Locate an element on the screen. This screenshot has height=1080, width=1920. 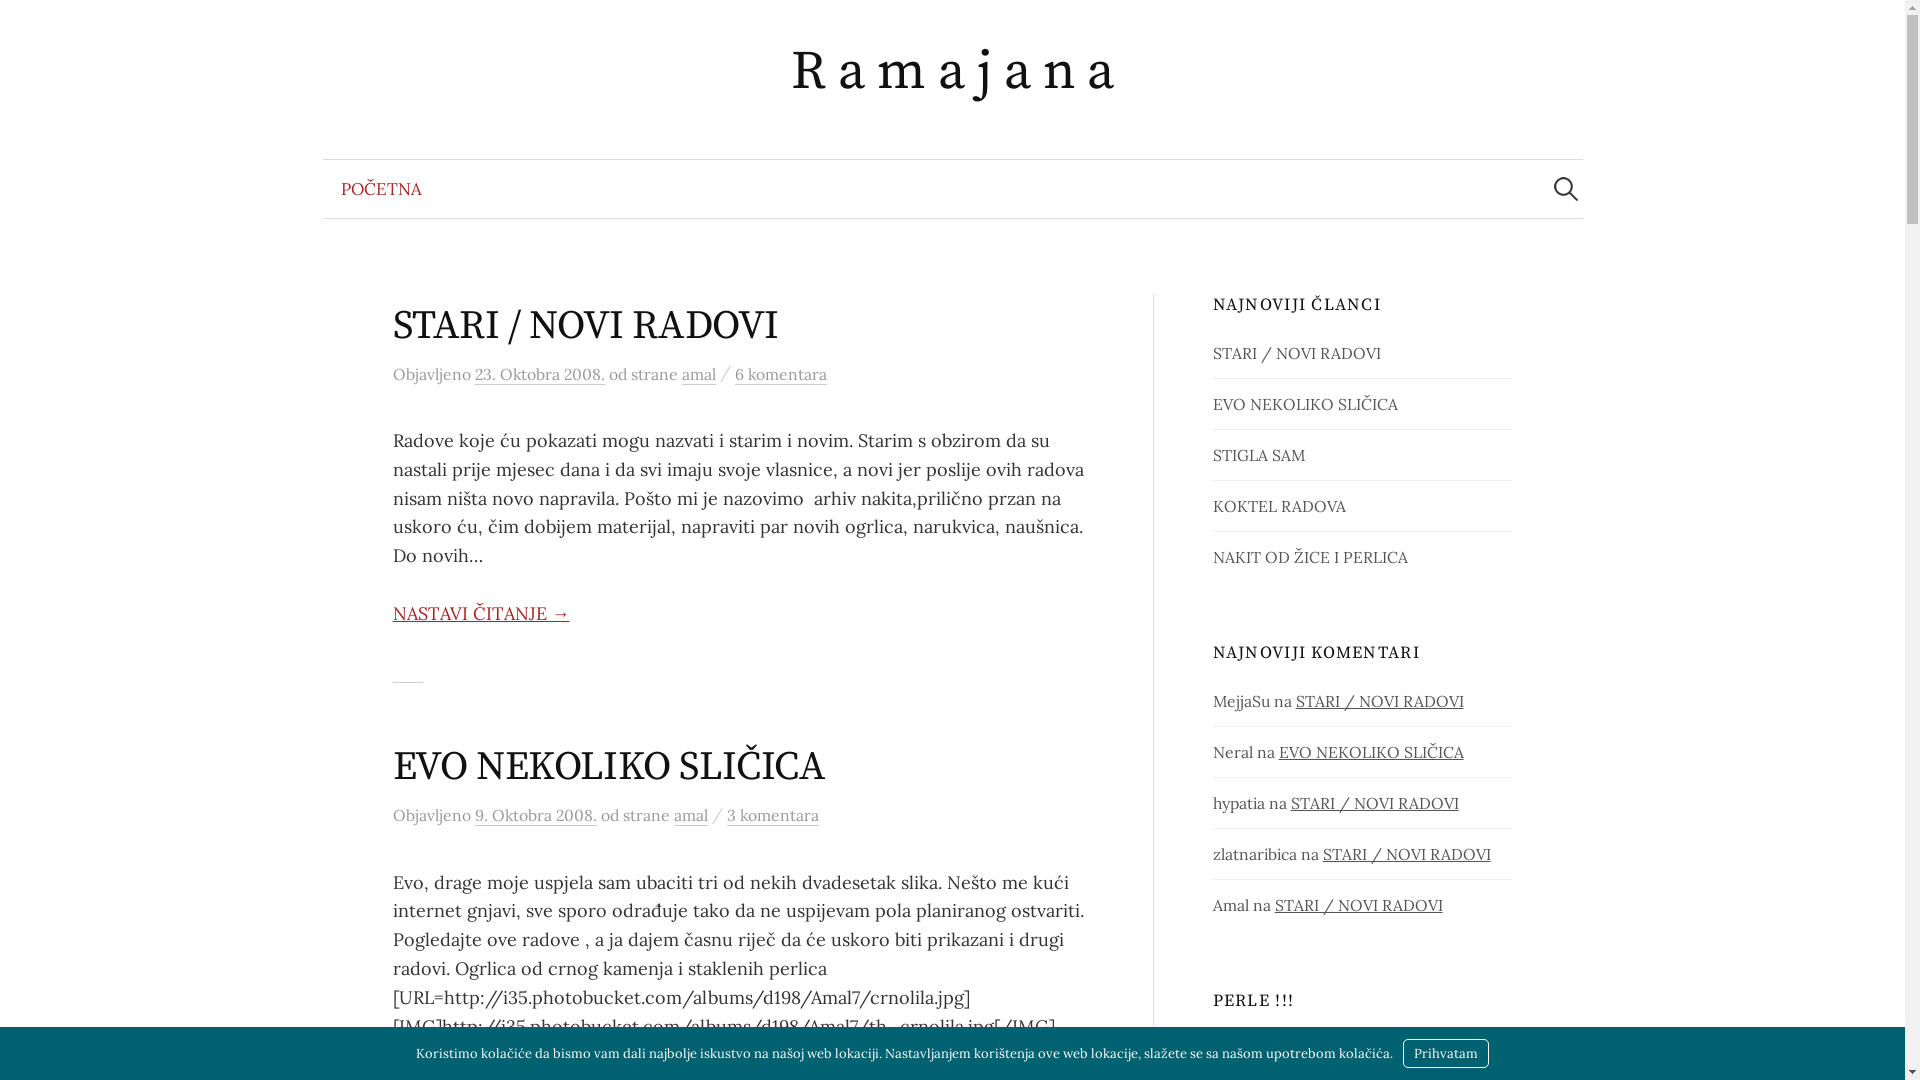
'9. Oktobra 2008.' is located at coordinates (473, 815).